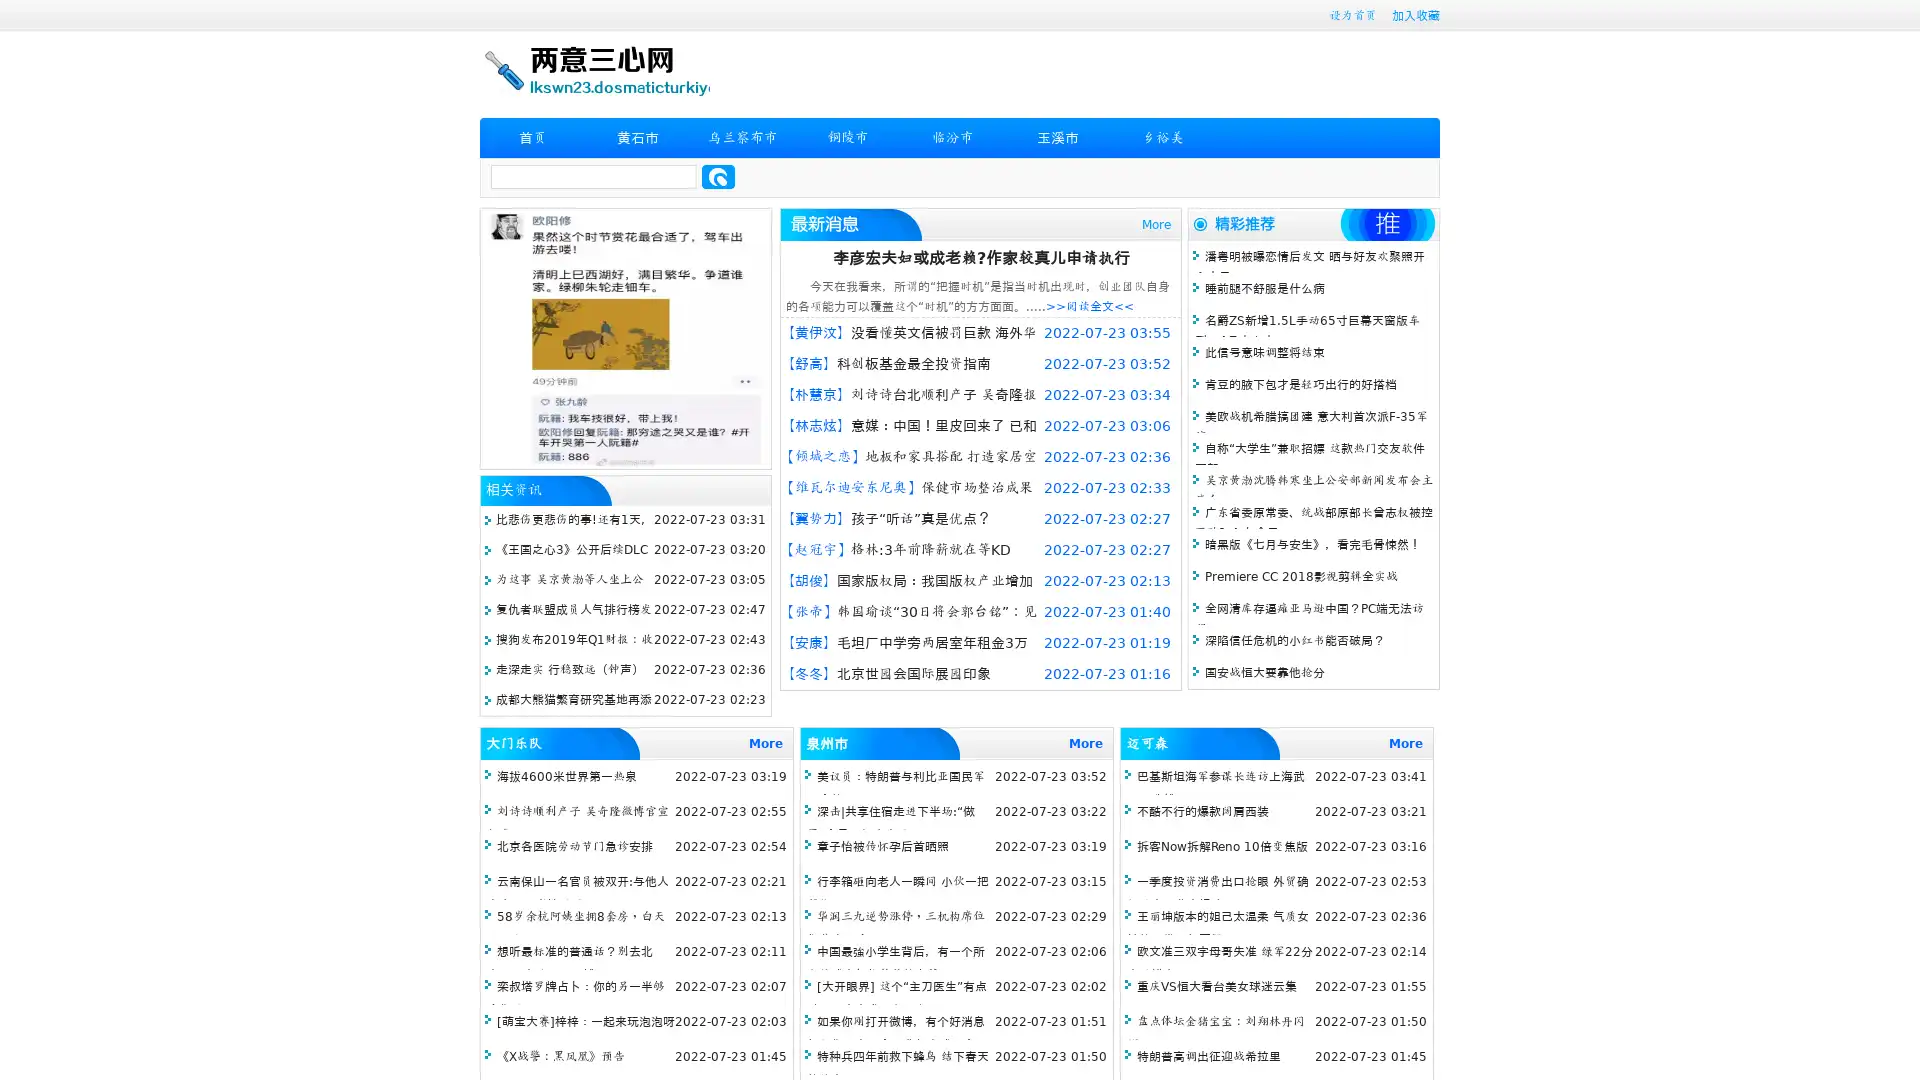 The height and width of the screenshot is (1080, 1920). What do you see at coordinates (718, 176) in the screenshot?
I see `Search` at bounding box center [718, 176].